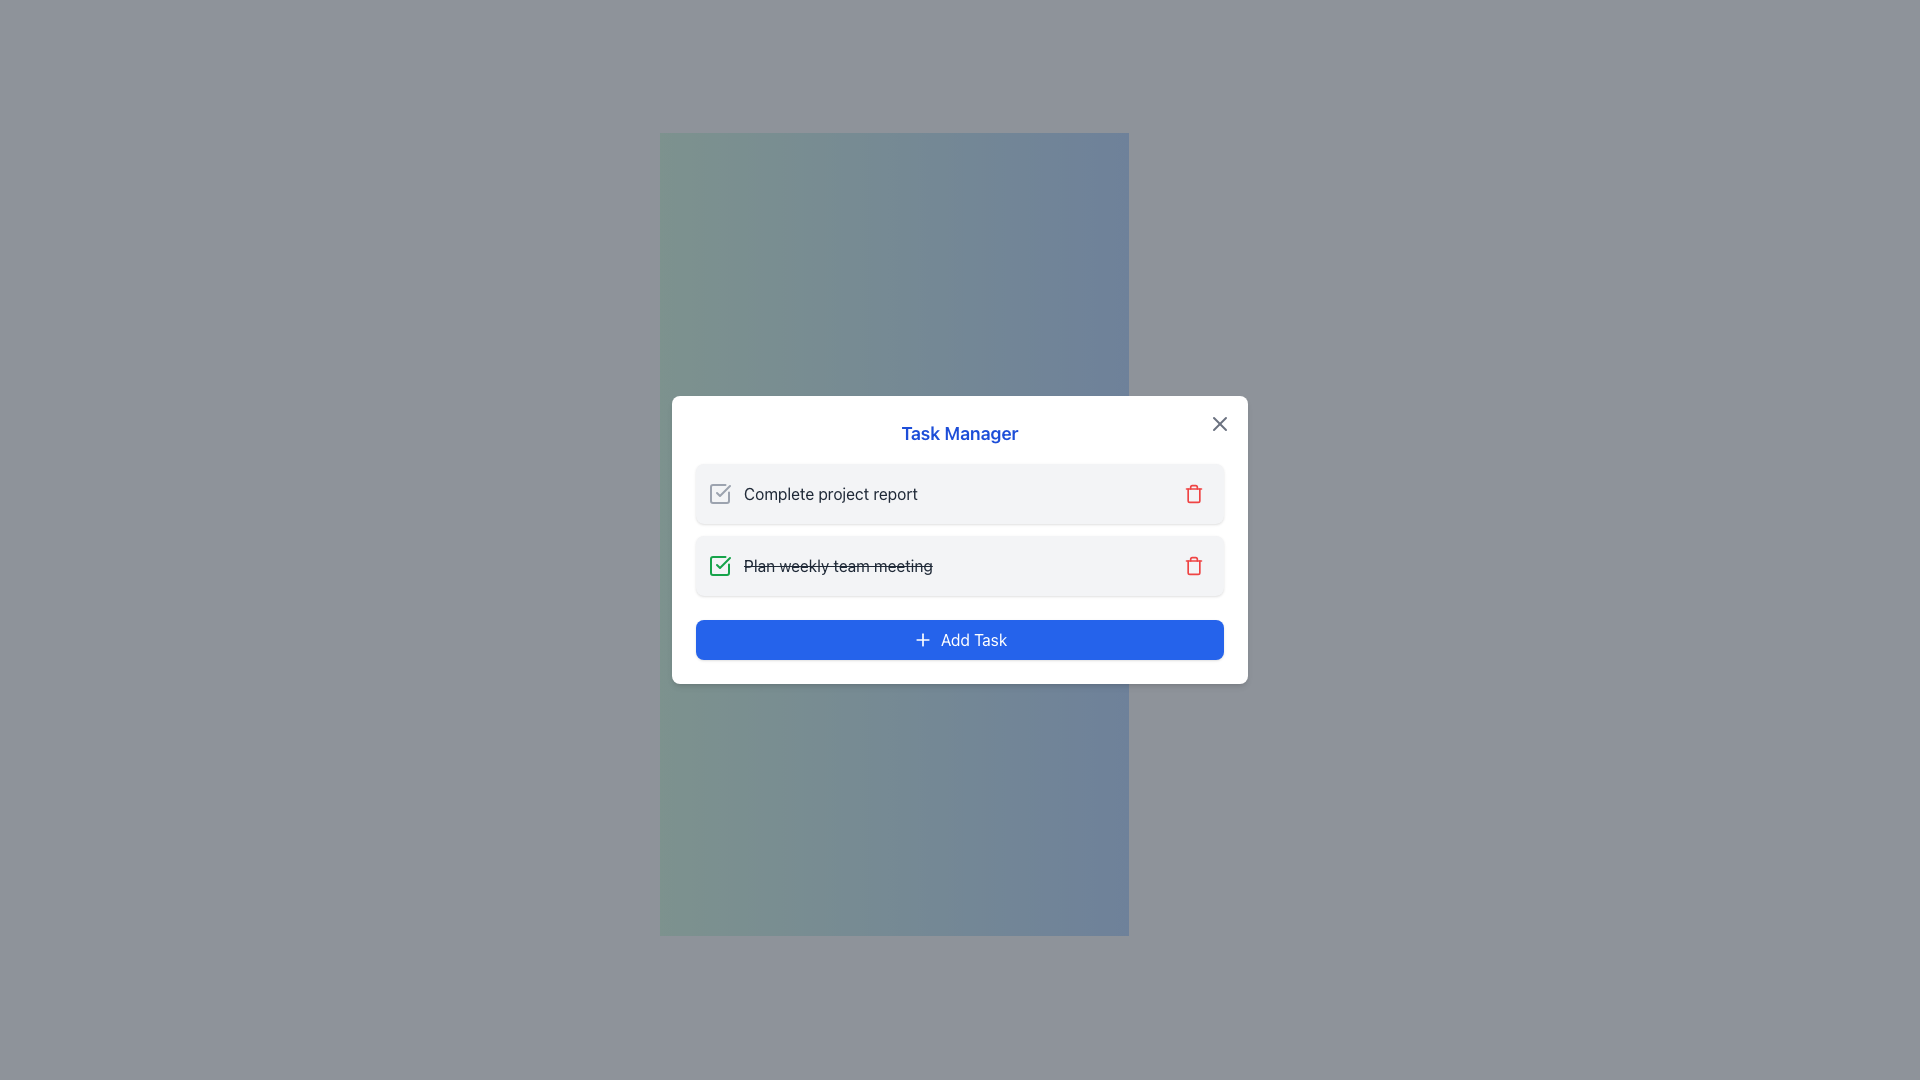 Image resolution: width=1920 pixels, height=1080 pixels. Describe the element at coordinates (720, 493) in the screenshot. I see `the checkbox` at that location.